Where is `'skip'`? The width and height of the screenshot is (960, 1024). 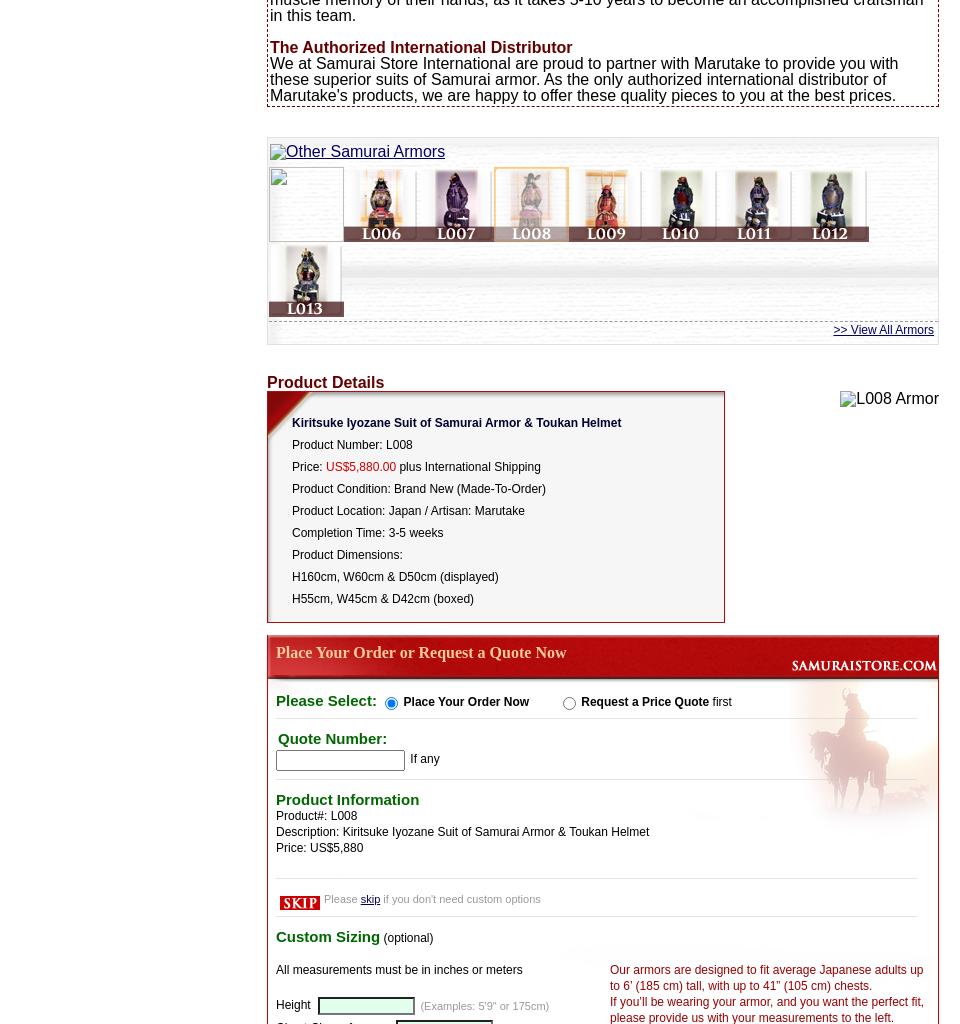 'skip' is located at coordinates (368, 897).